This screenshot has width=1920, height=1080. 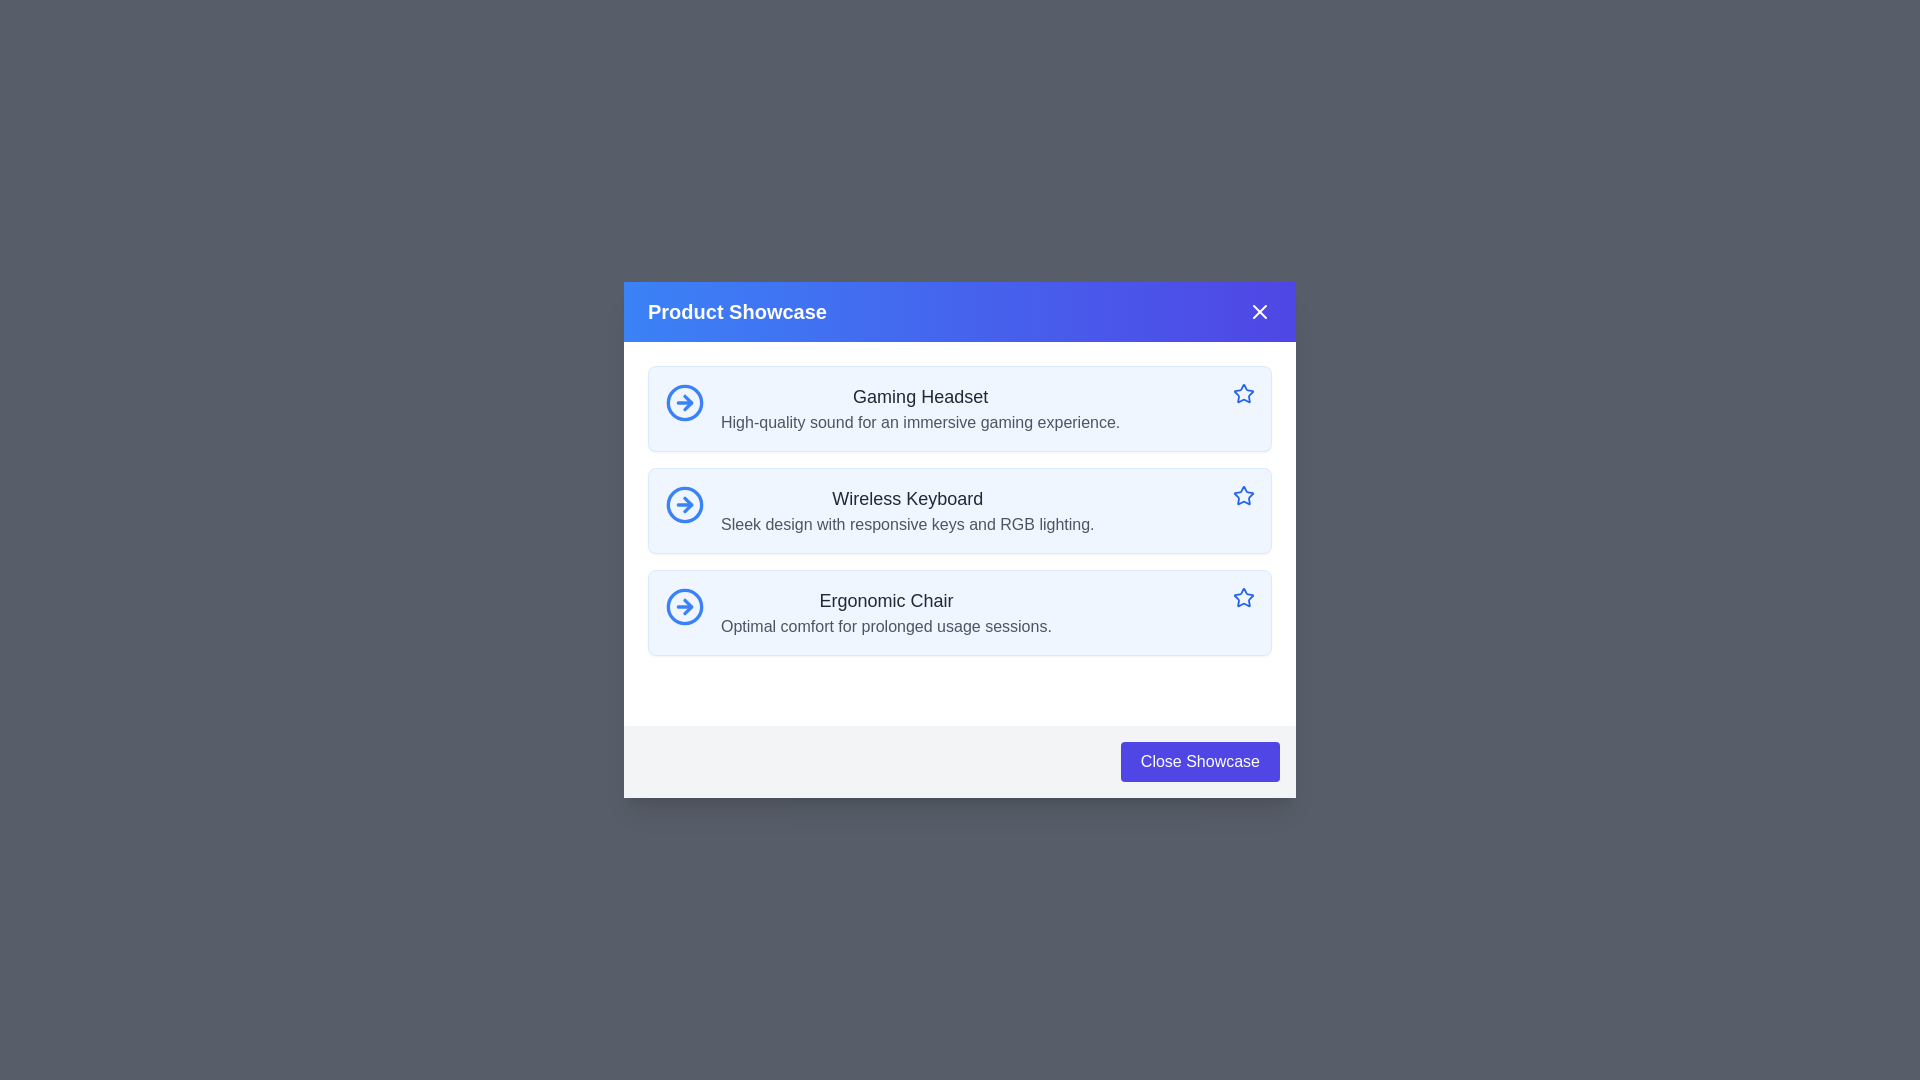 I want to click on any interactive elements present near the product description text block for the product entry located at the top of the vertical list, which includes 'Wireless Keyboard' and 'Ergonomic Chair', so click(x=919, y=407).